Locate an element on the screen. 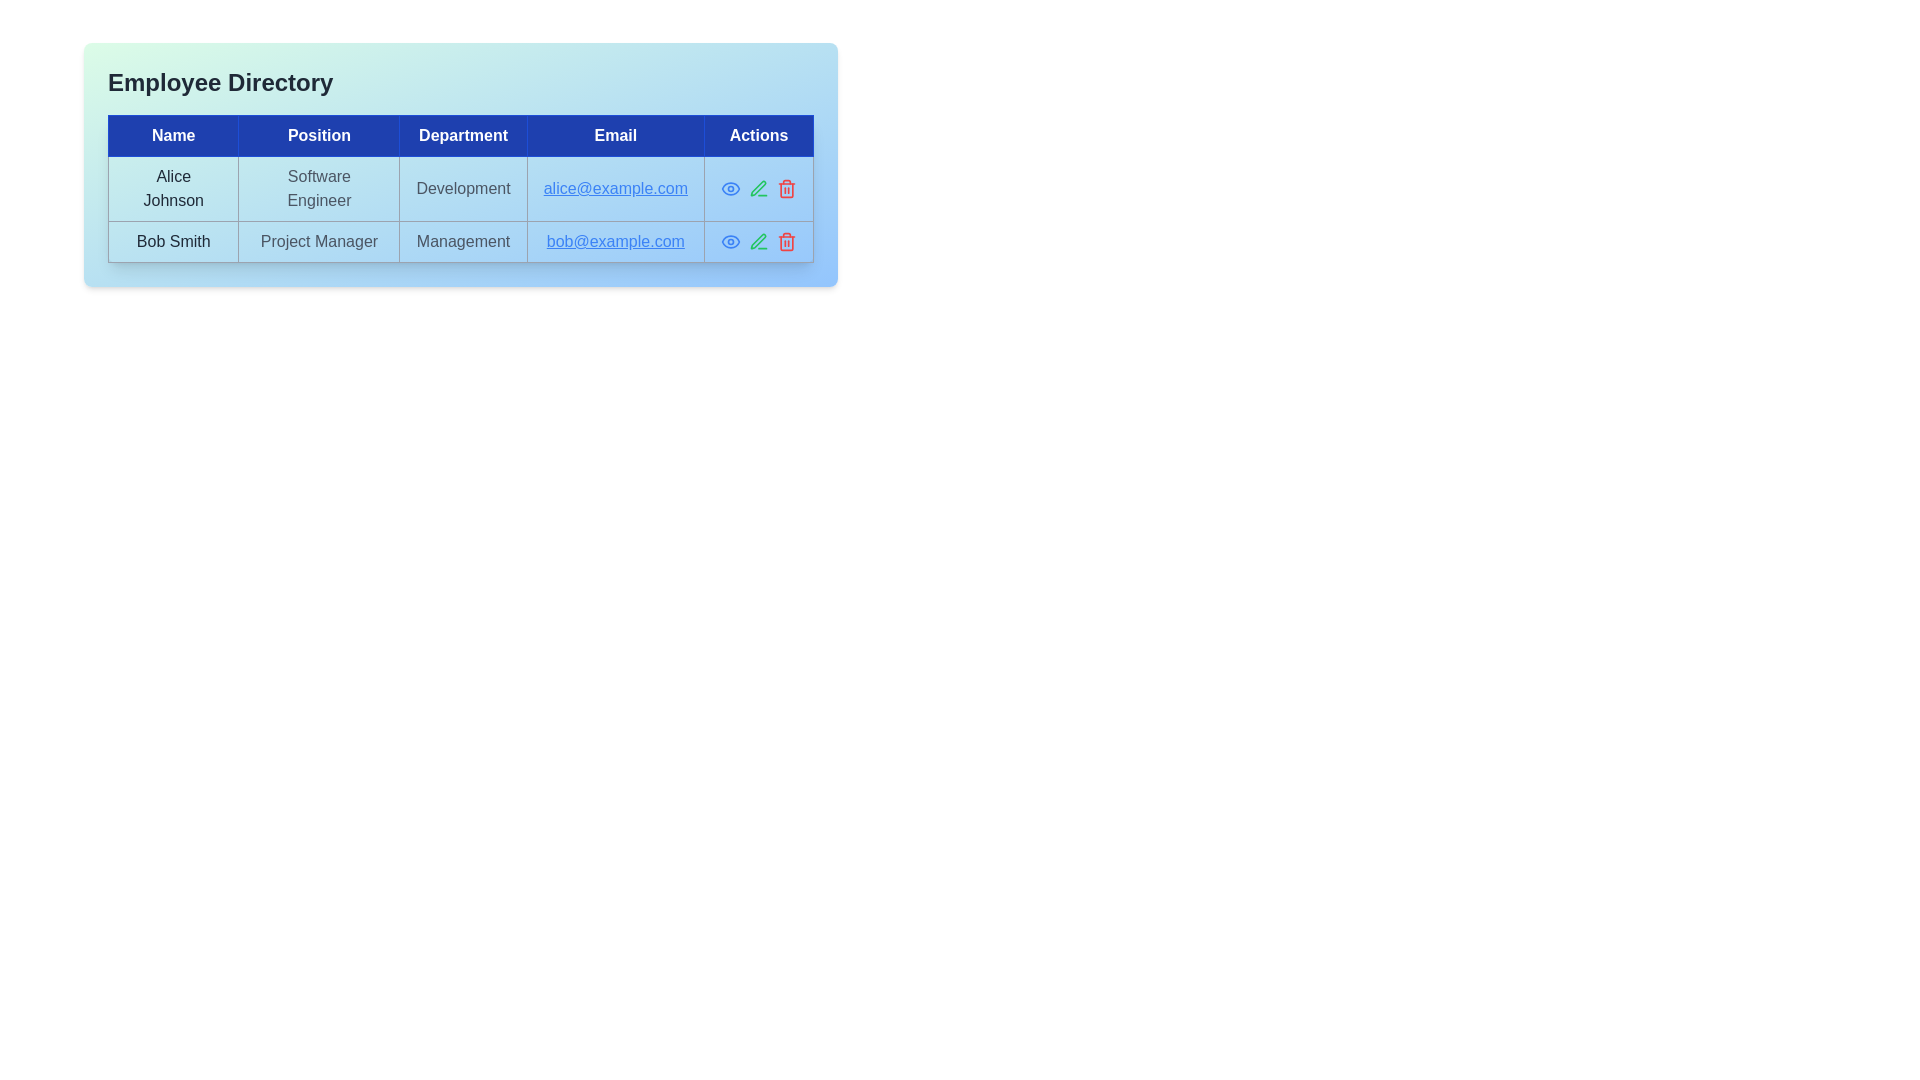 Image resolution: width=1920 pixels, height=1080 pixels. the hyperlink in the employee directory table under the 'Email' heading, aligned with 'Bob Smith' is located at coordinates (614, 241).